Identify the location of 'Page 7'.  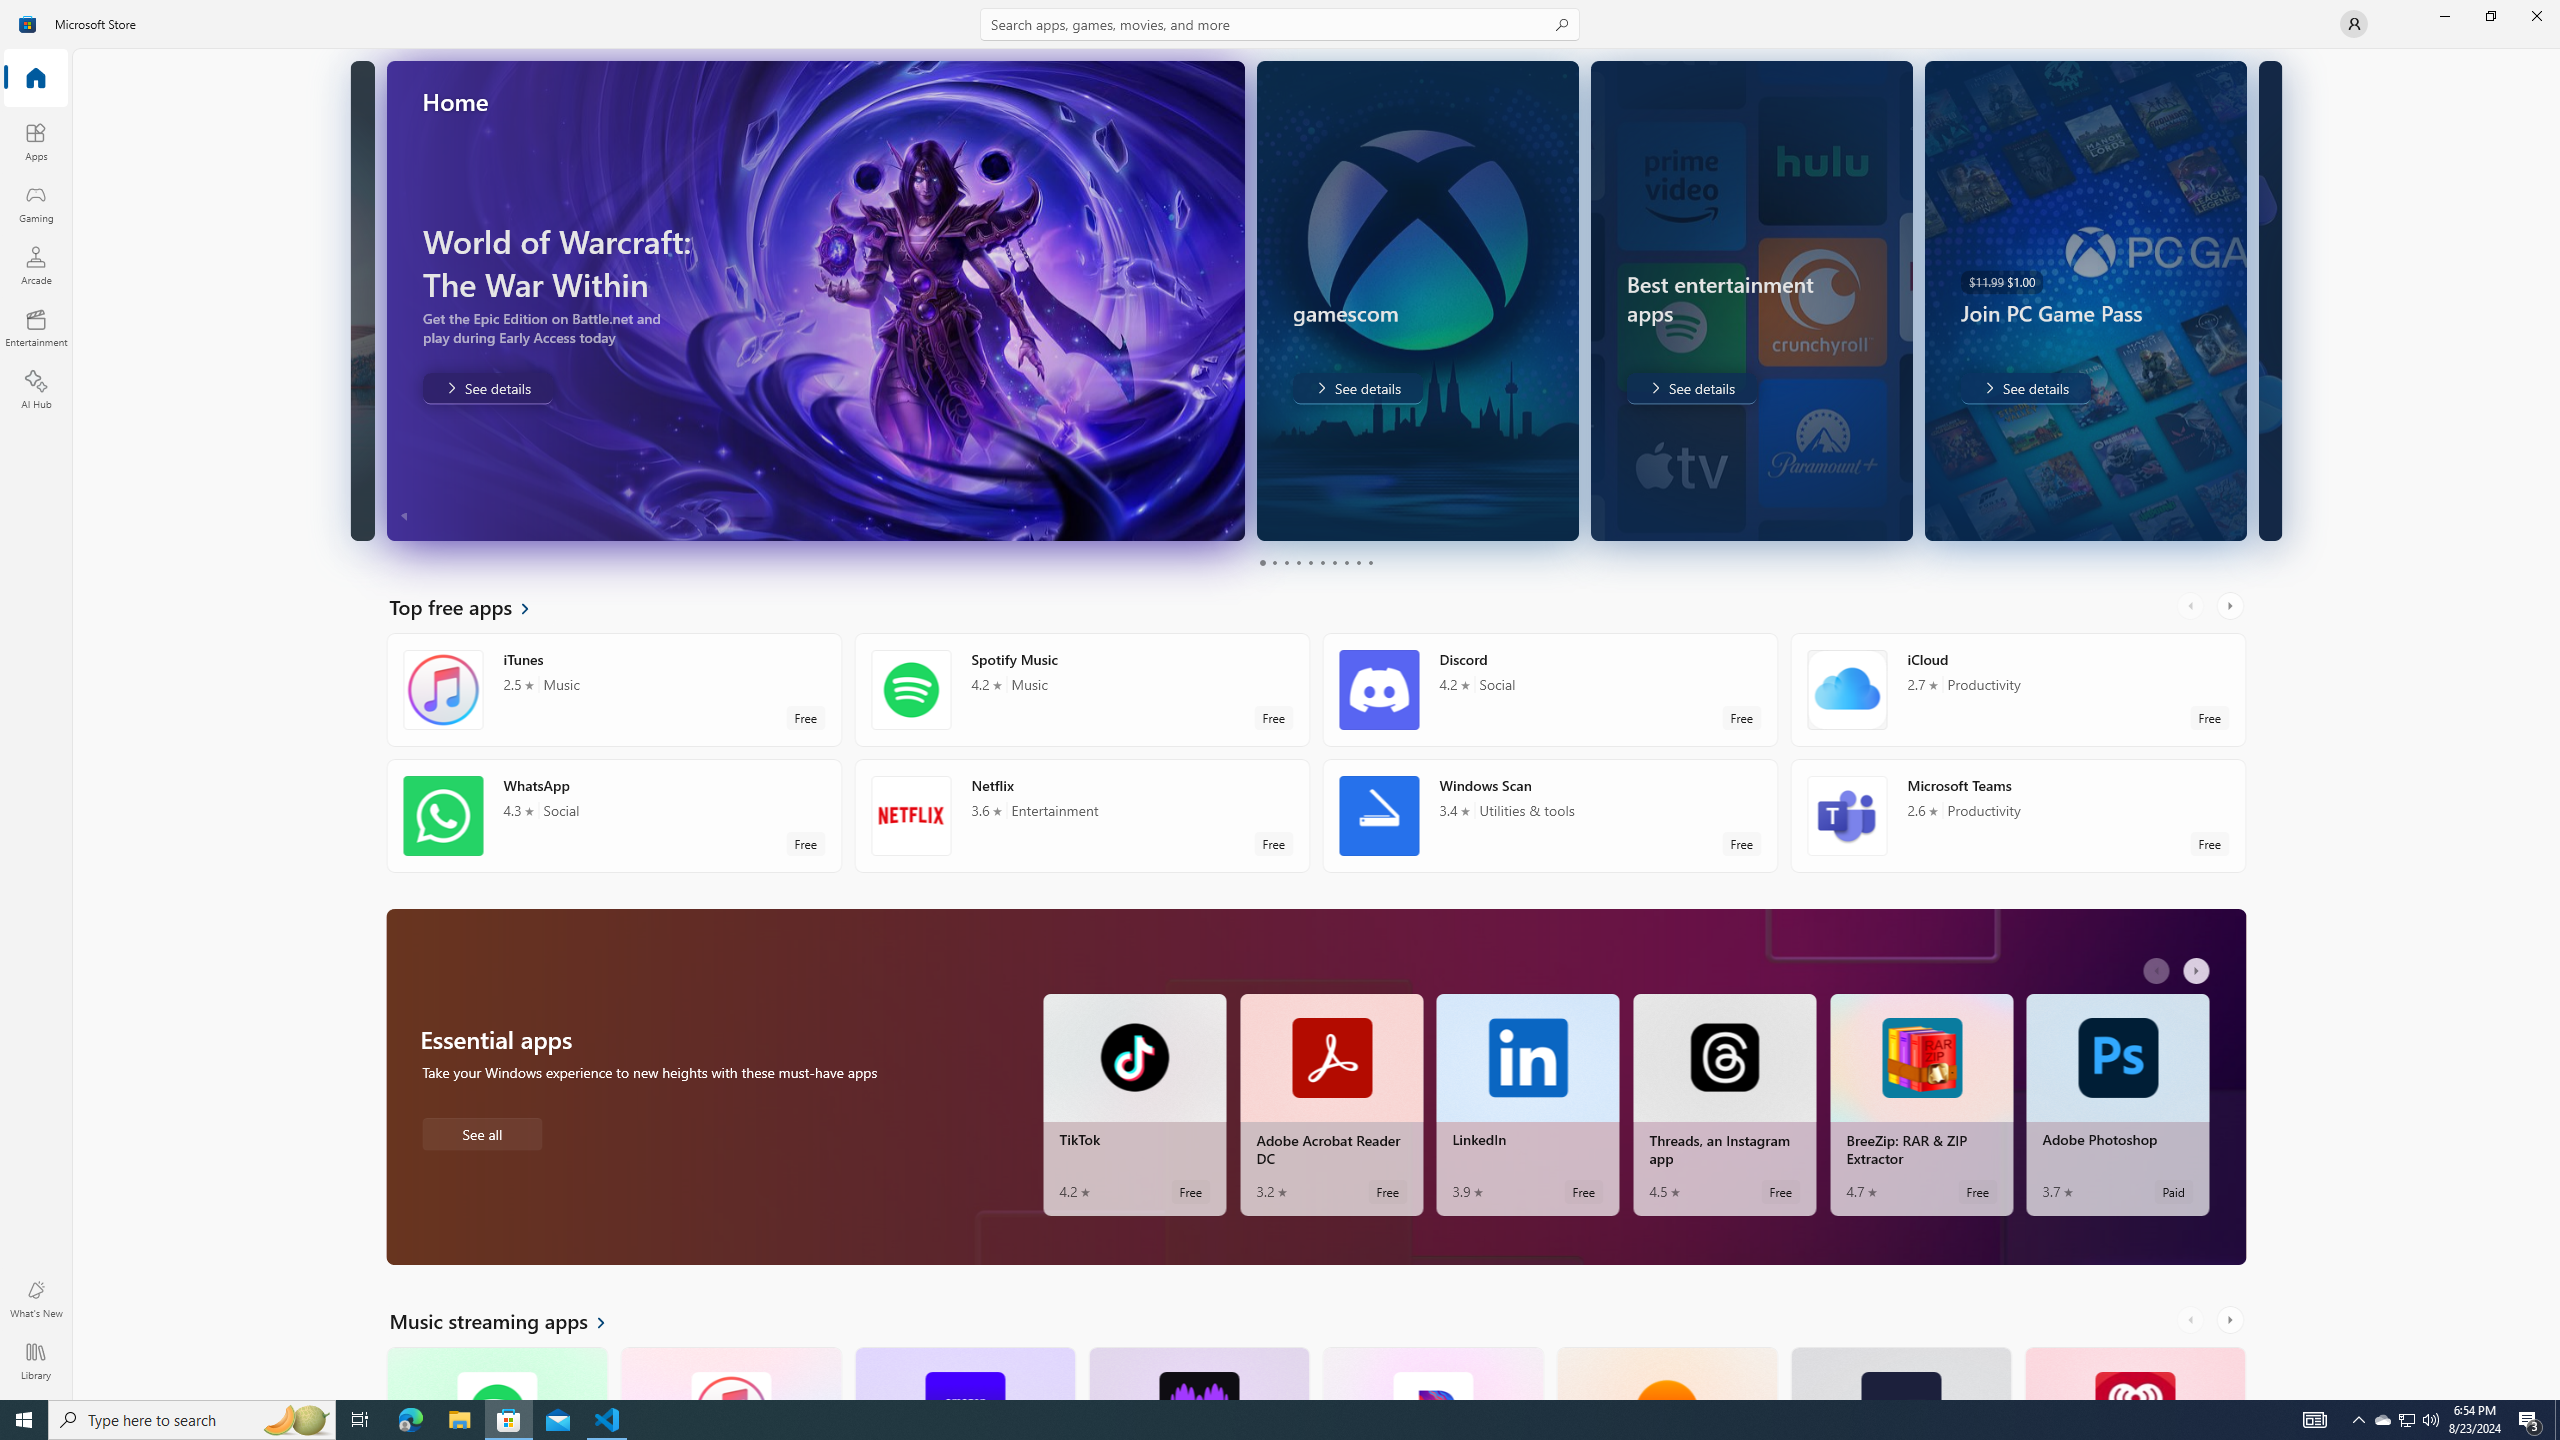
(1332, 562).